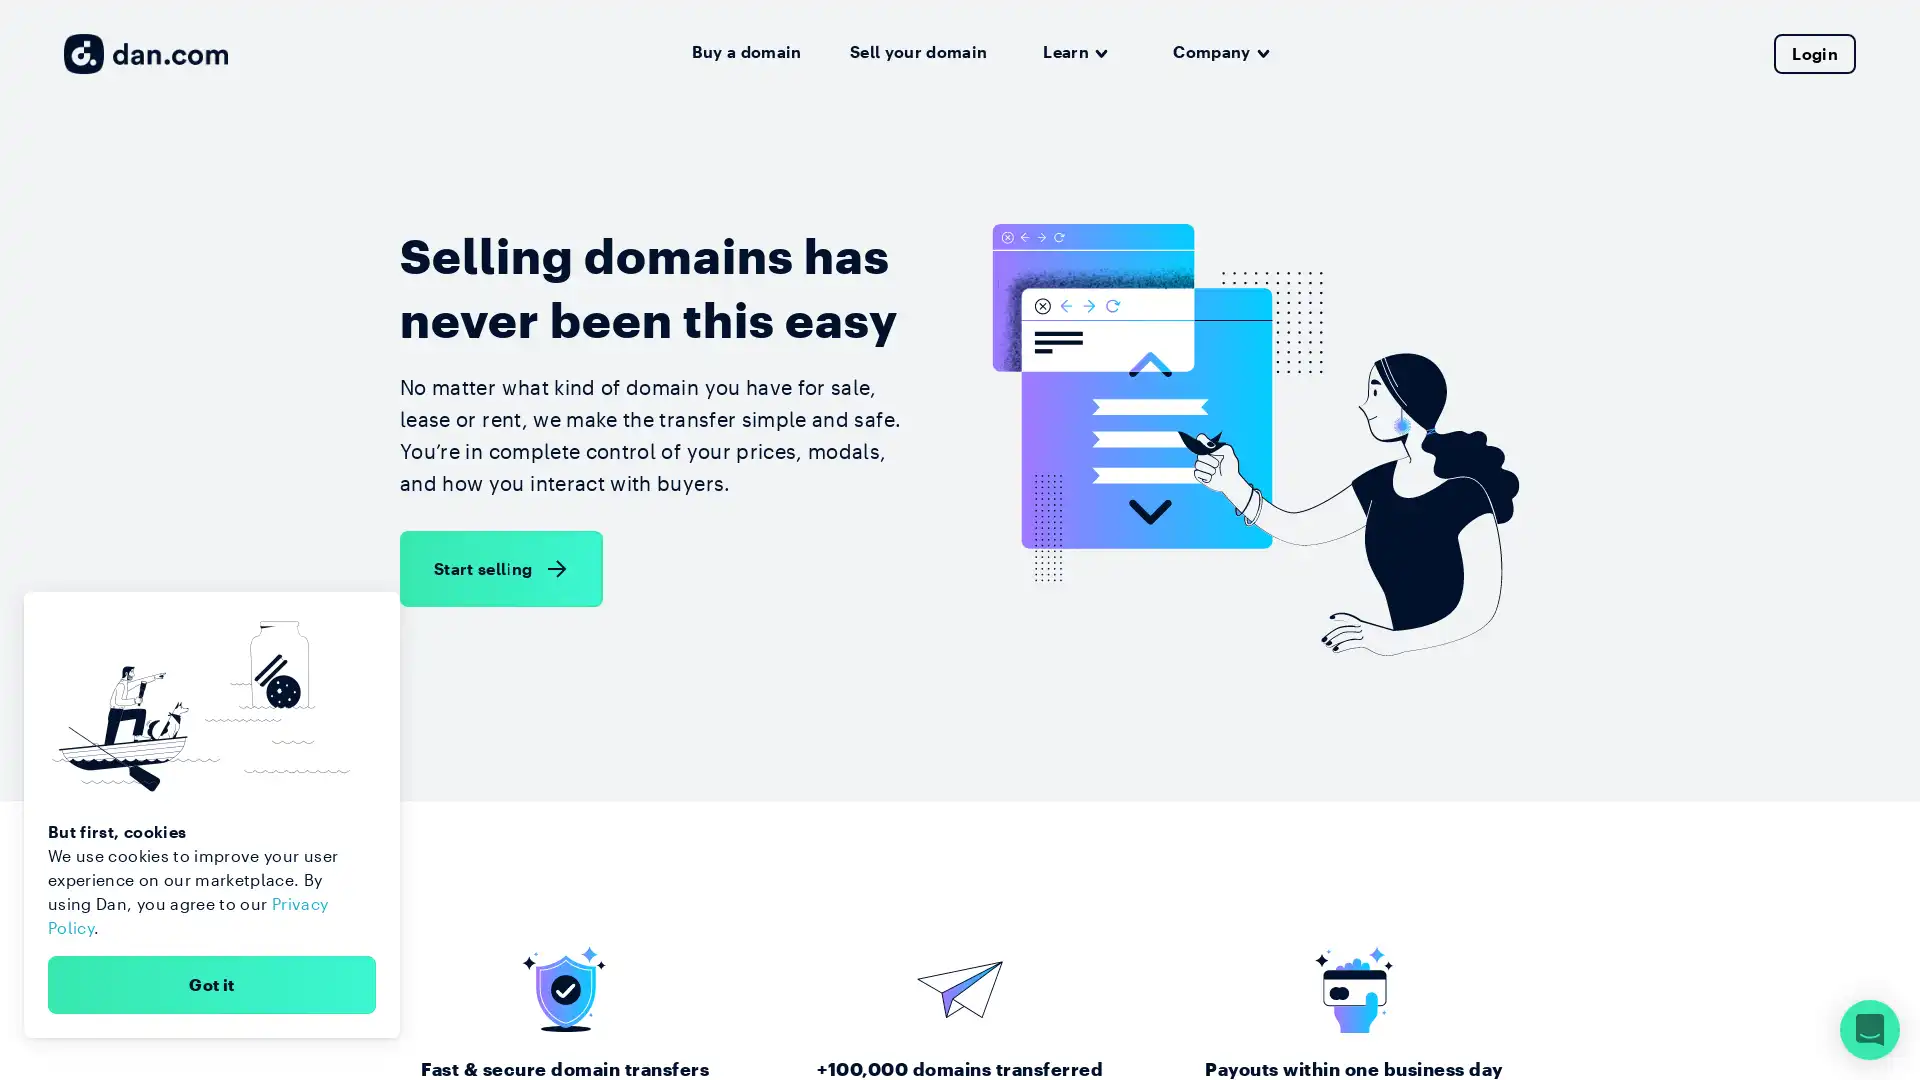 This screenshot has height=1080, width=1920. I want to click on Company, so click(1220, 52).